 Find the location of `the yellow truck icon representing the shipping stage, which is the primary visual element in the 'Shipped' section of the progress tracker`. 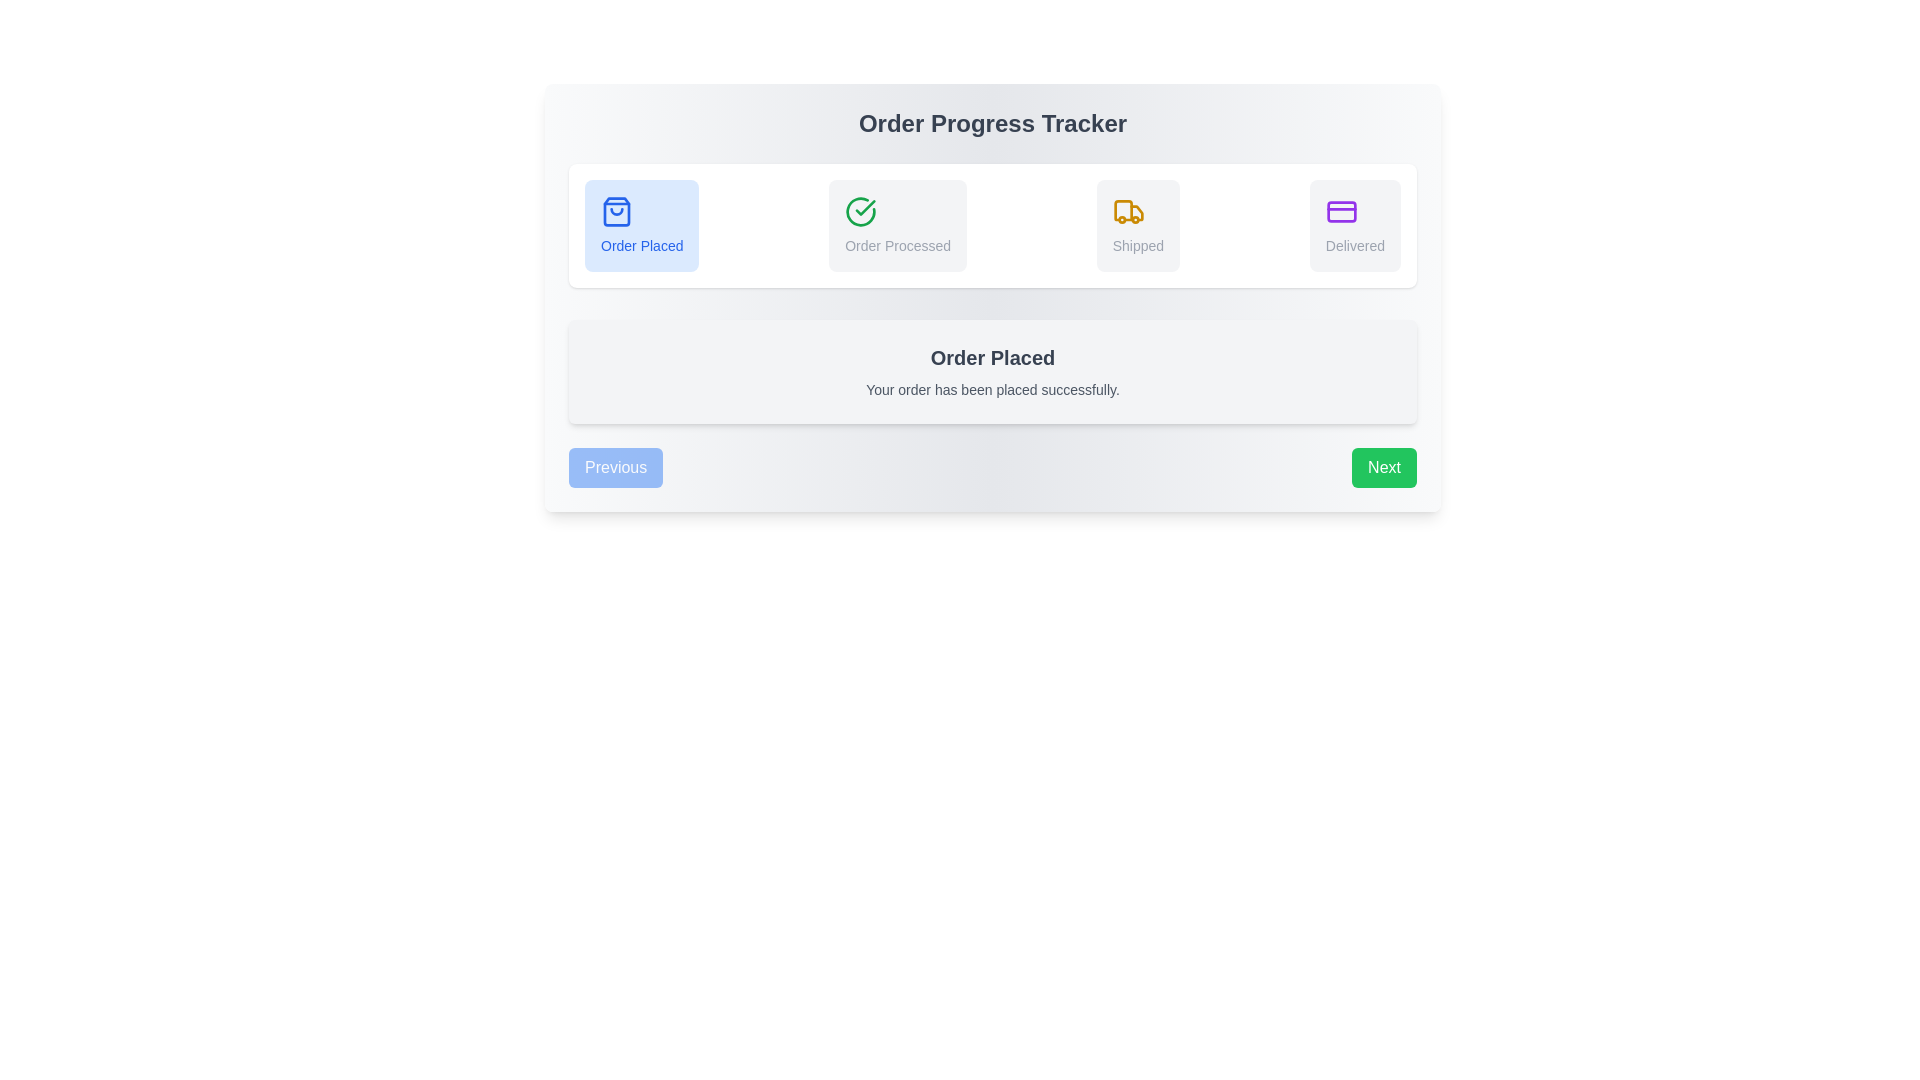

the yellow truck icon representing the shipping stage, which is the primary visual element in the 'Shipped' section of the progress tracker is located at coordinates (1128, 212).